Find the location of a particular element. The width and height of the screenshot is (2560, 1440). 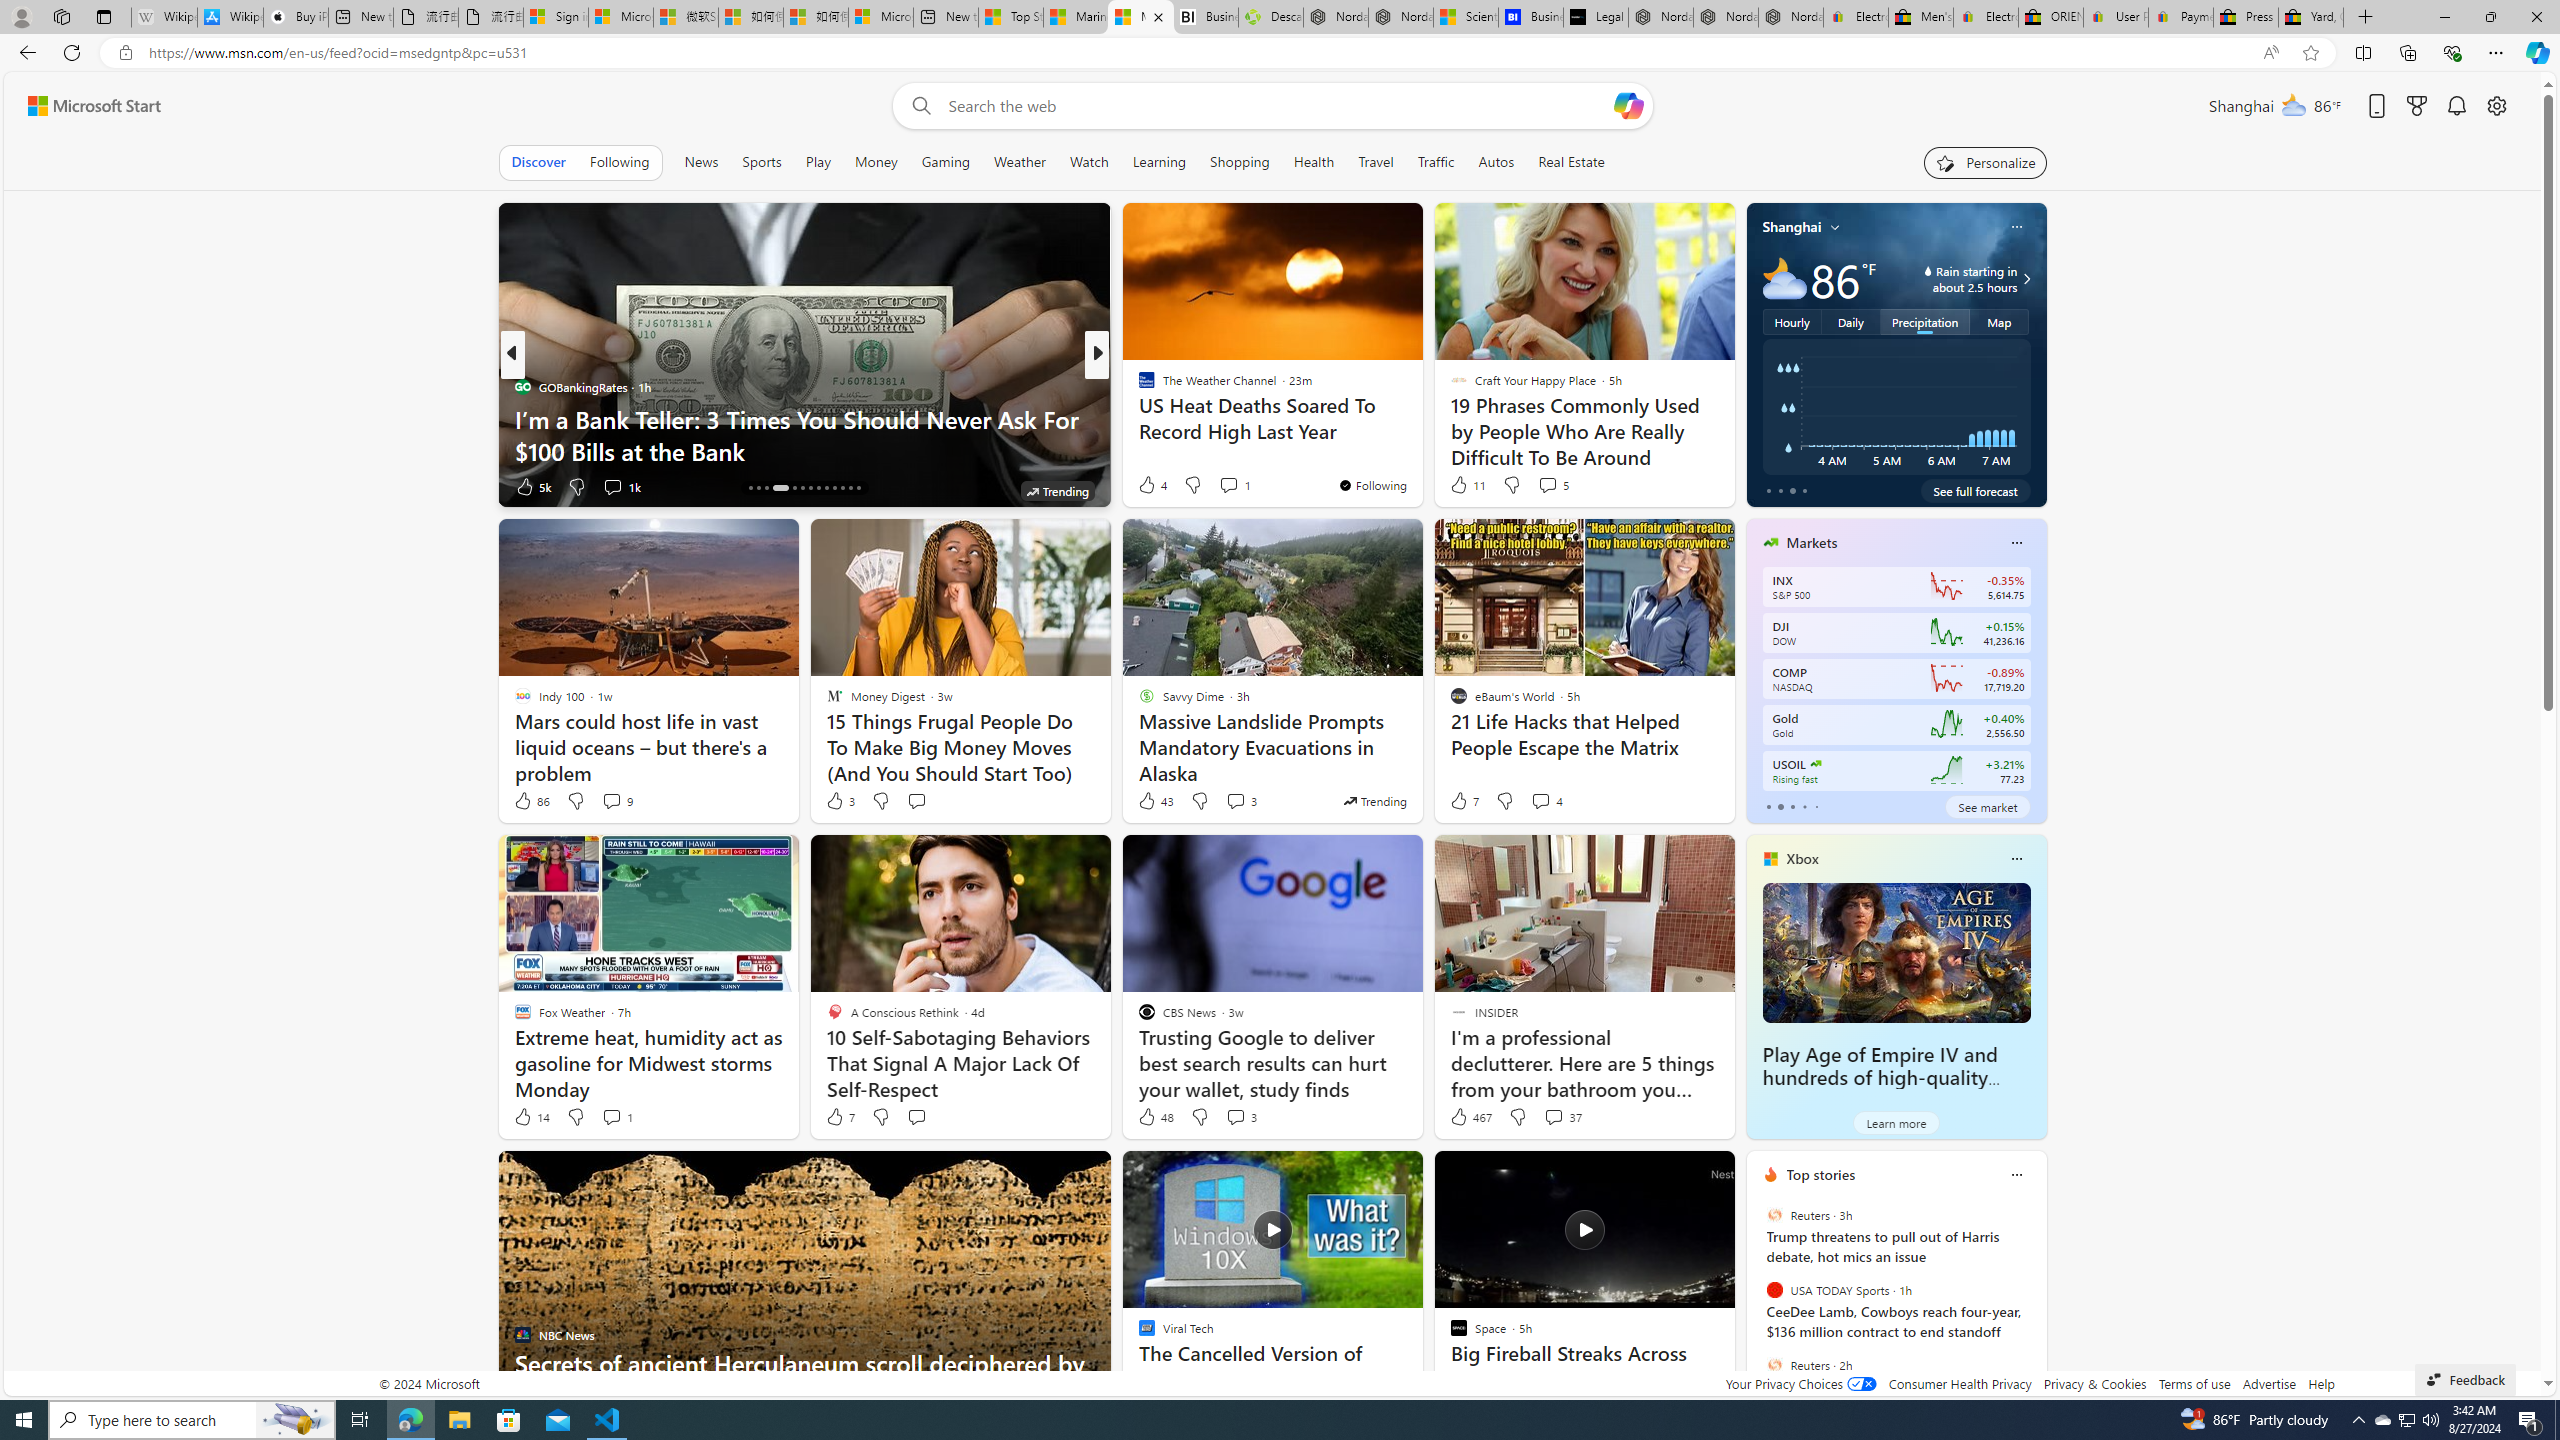

'Skip to content' is located at coordinates (86, 104).